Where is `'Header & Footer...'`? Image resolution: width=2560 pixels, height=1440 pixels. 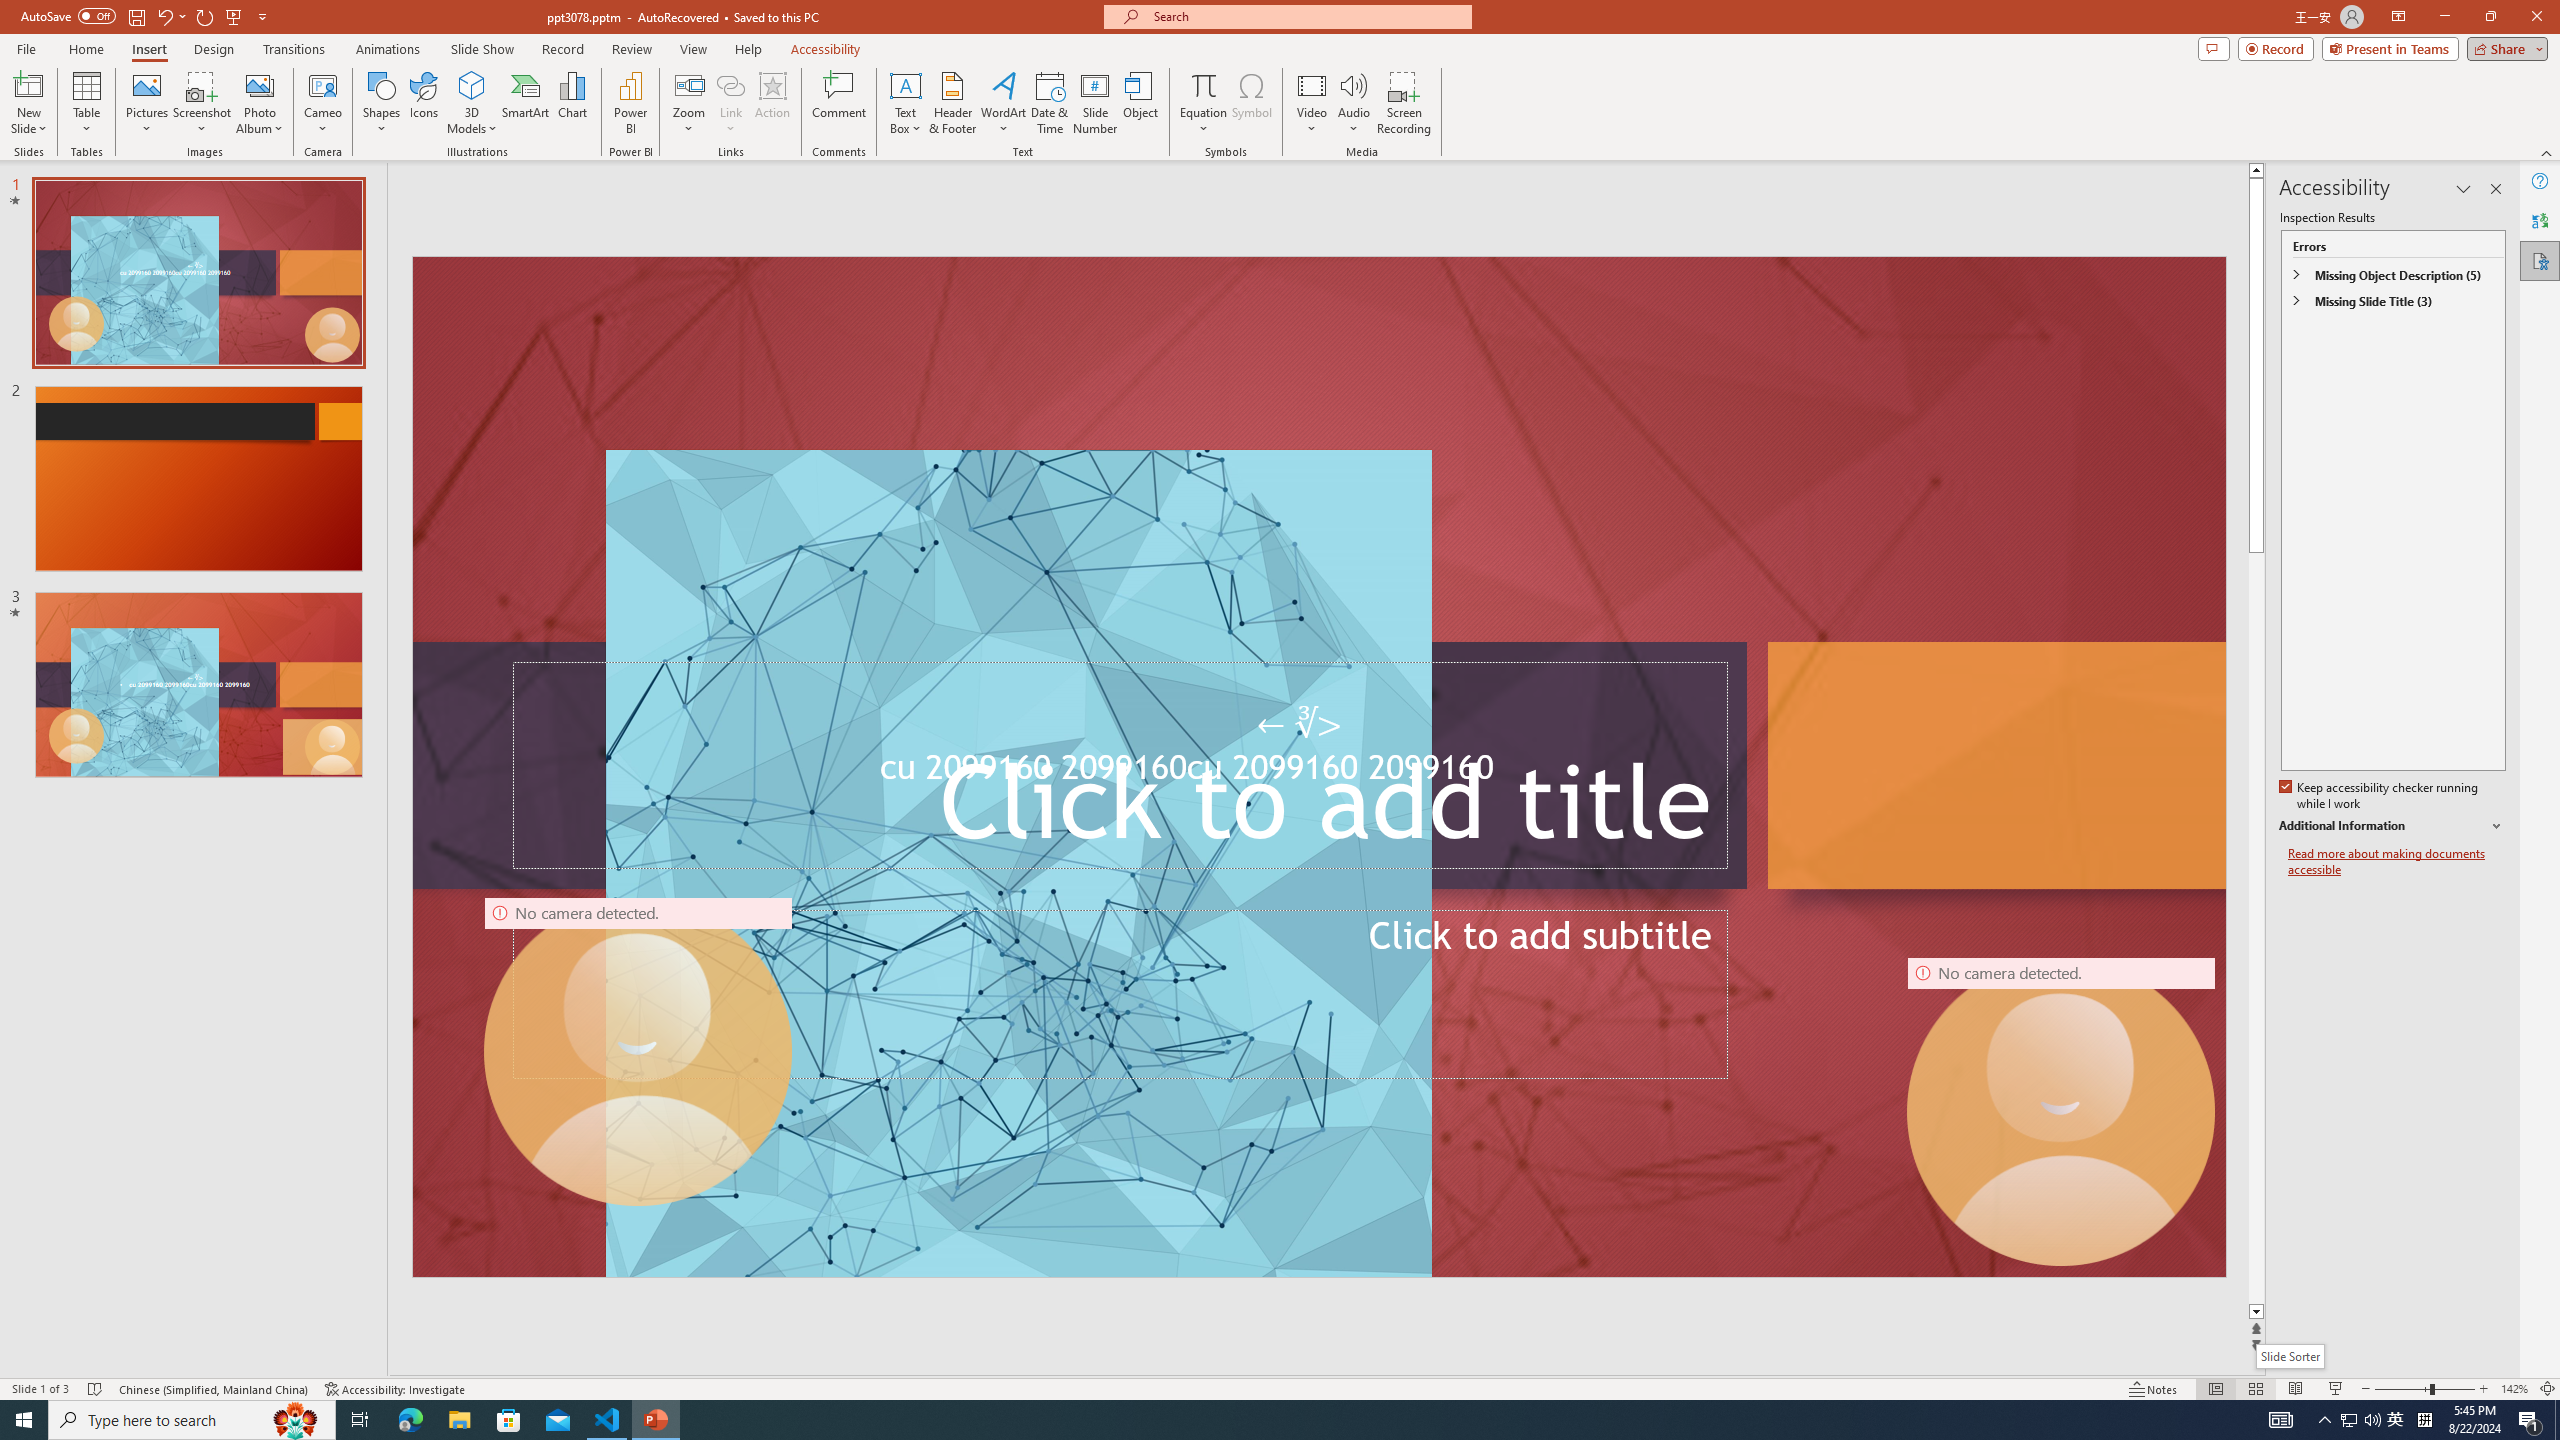 'Header & Footer...' is located at coordinates (951, 103).